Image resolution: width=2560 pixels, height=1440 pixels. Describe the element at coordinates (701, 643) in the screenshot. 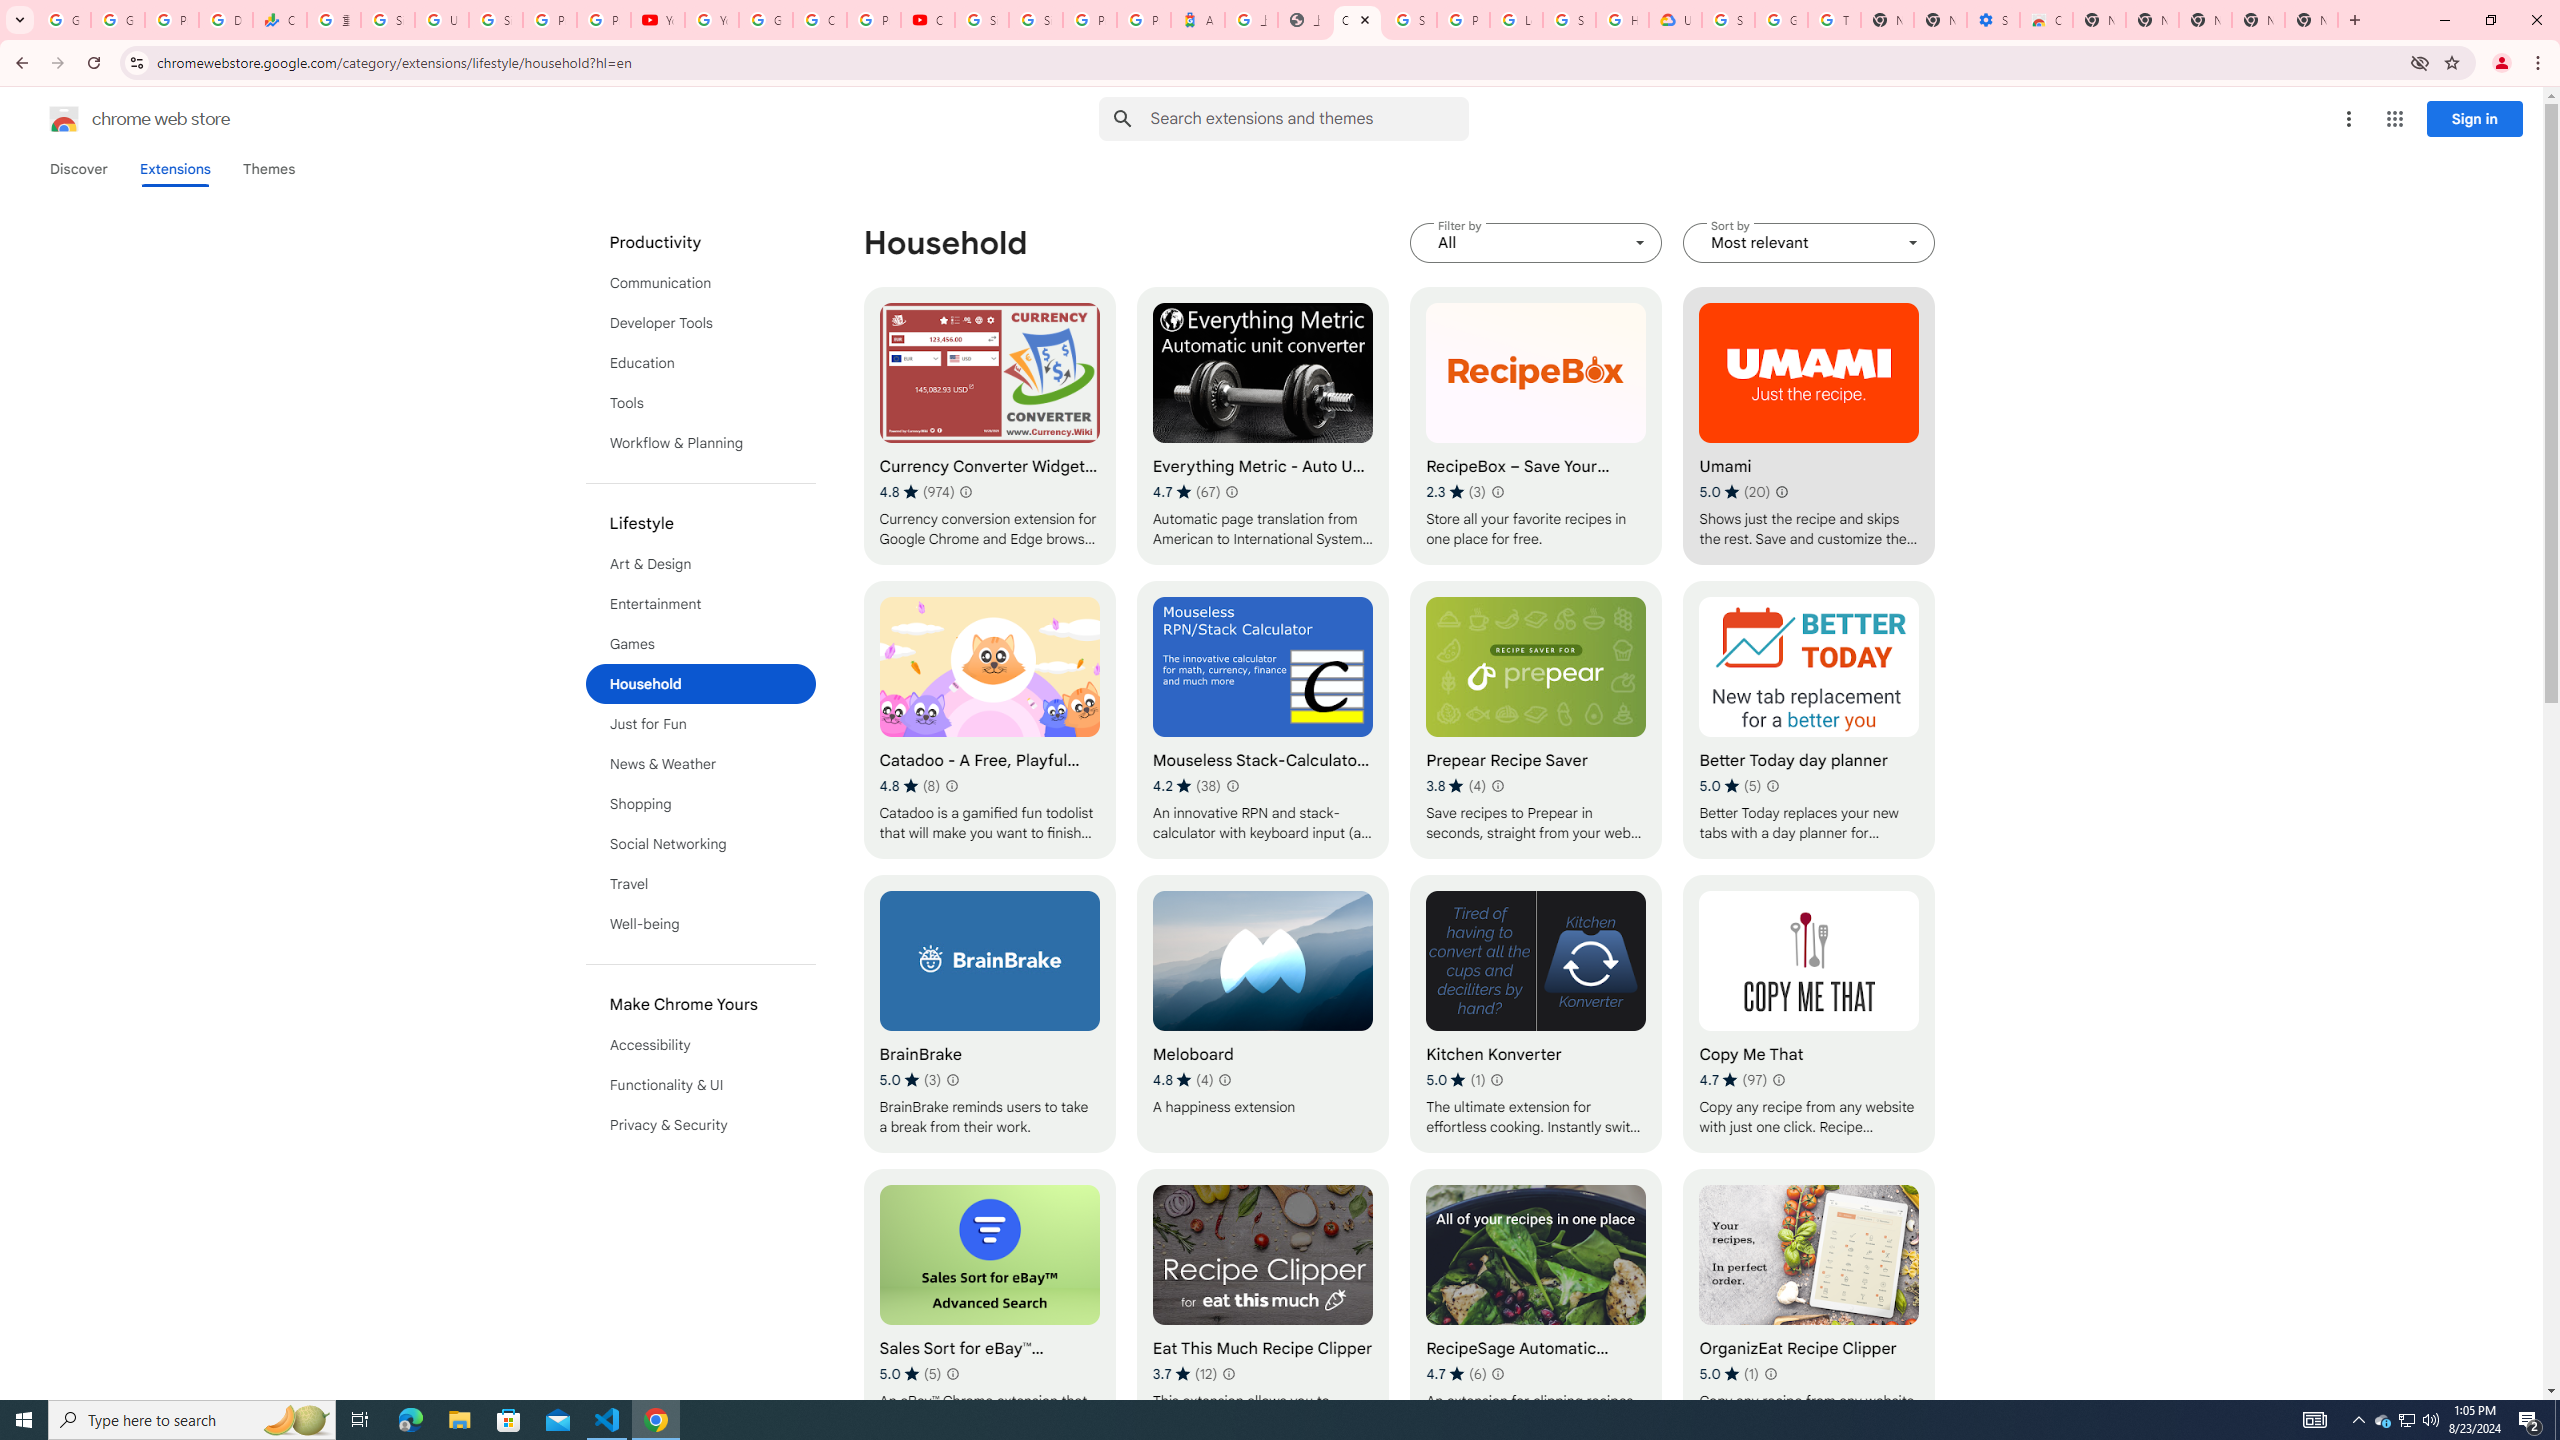

I see `'Games'` at that location.